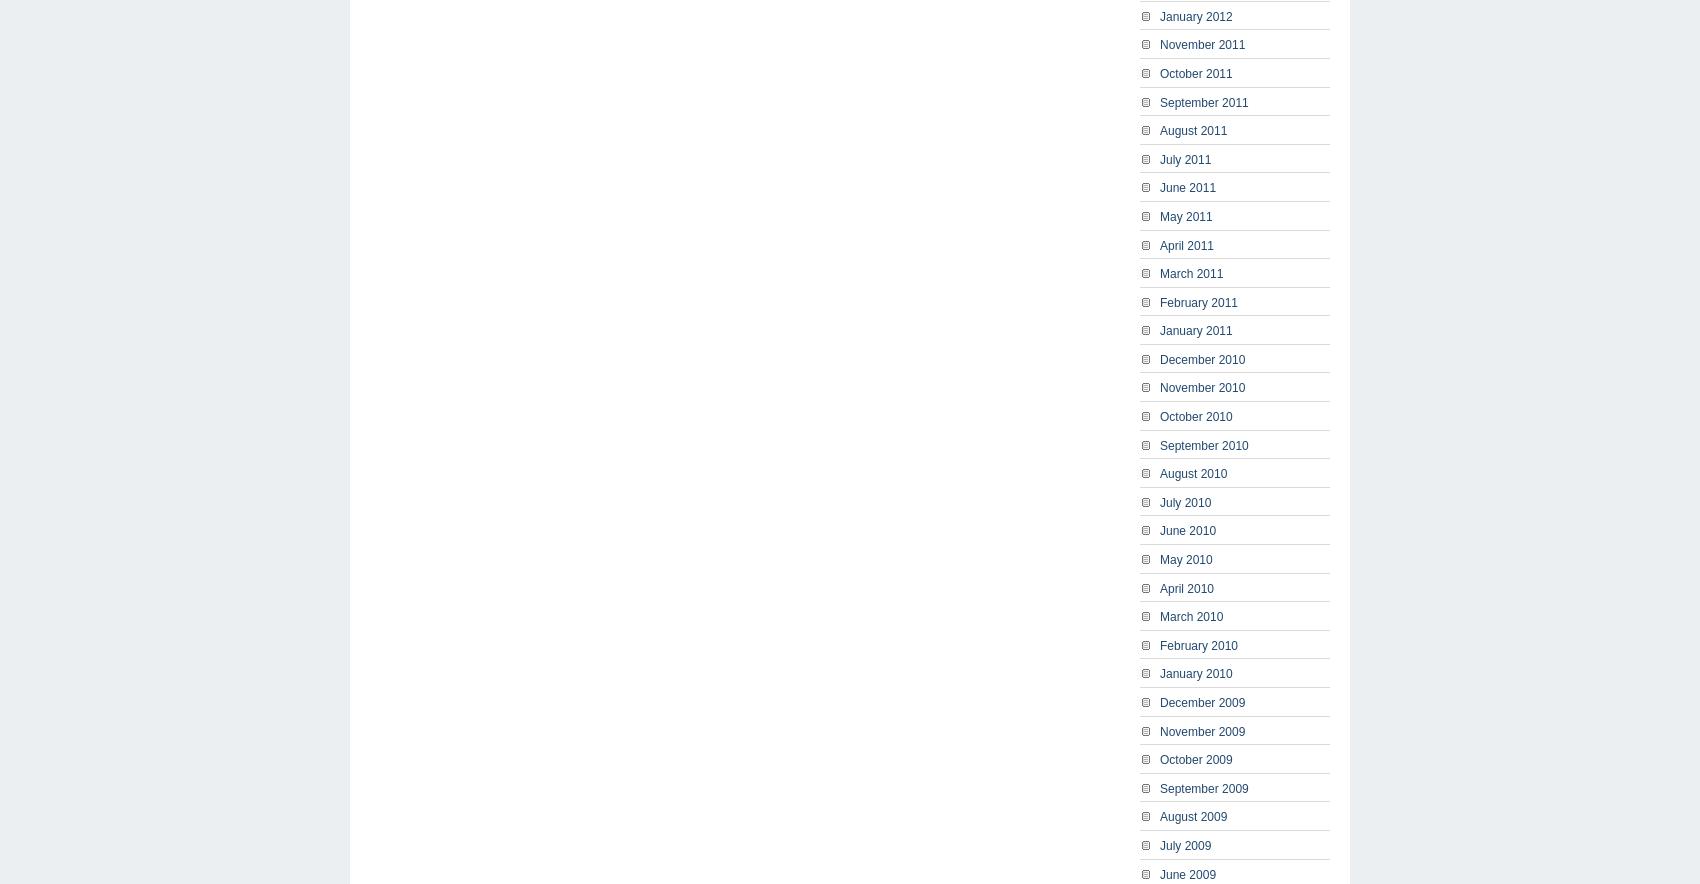  I want to click on 'March 2011', so click(1190, 273).